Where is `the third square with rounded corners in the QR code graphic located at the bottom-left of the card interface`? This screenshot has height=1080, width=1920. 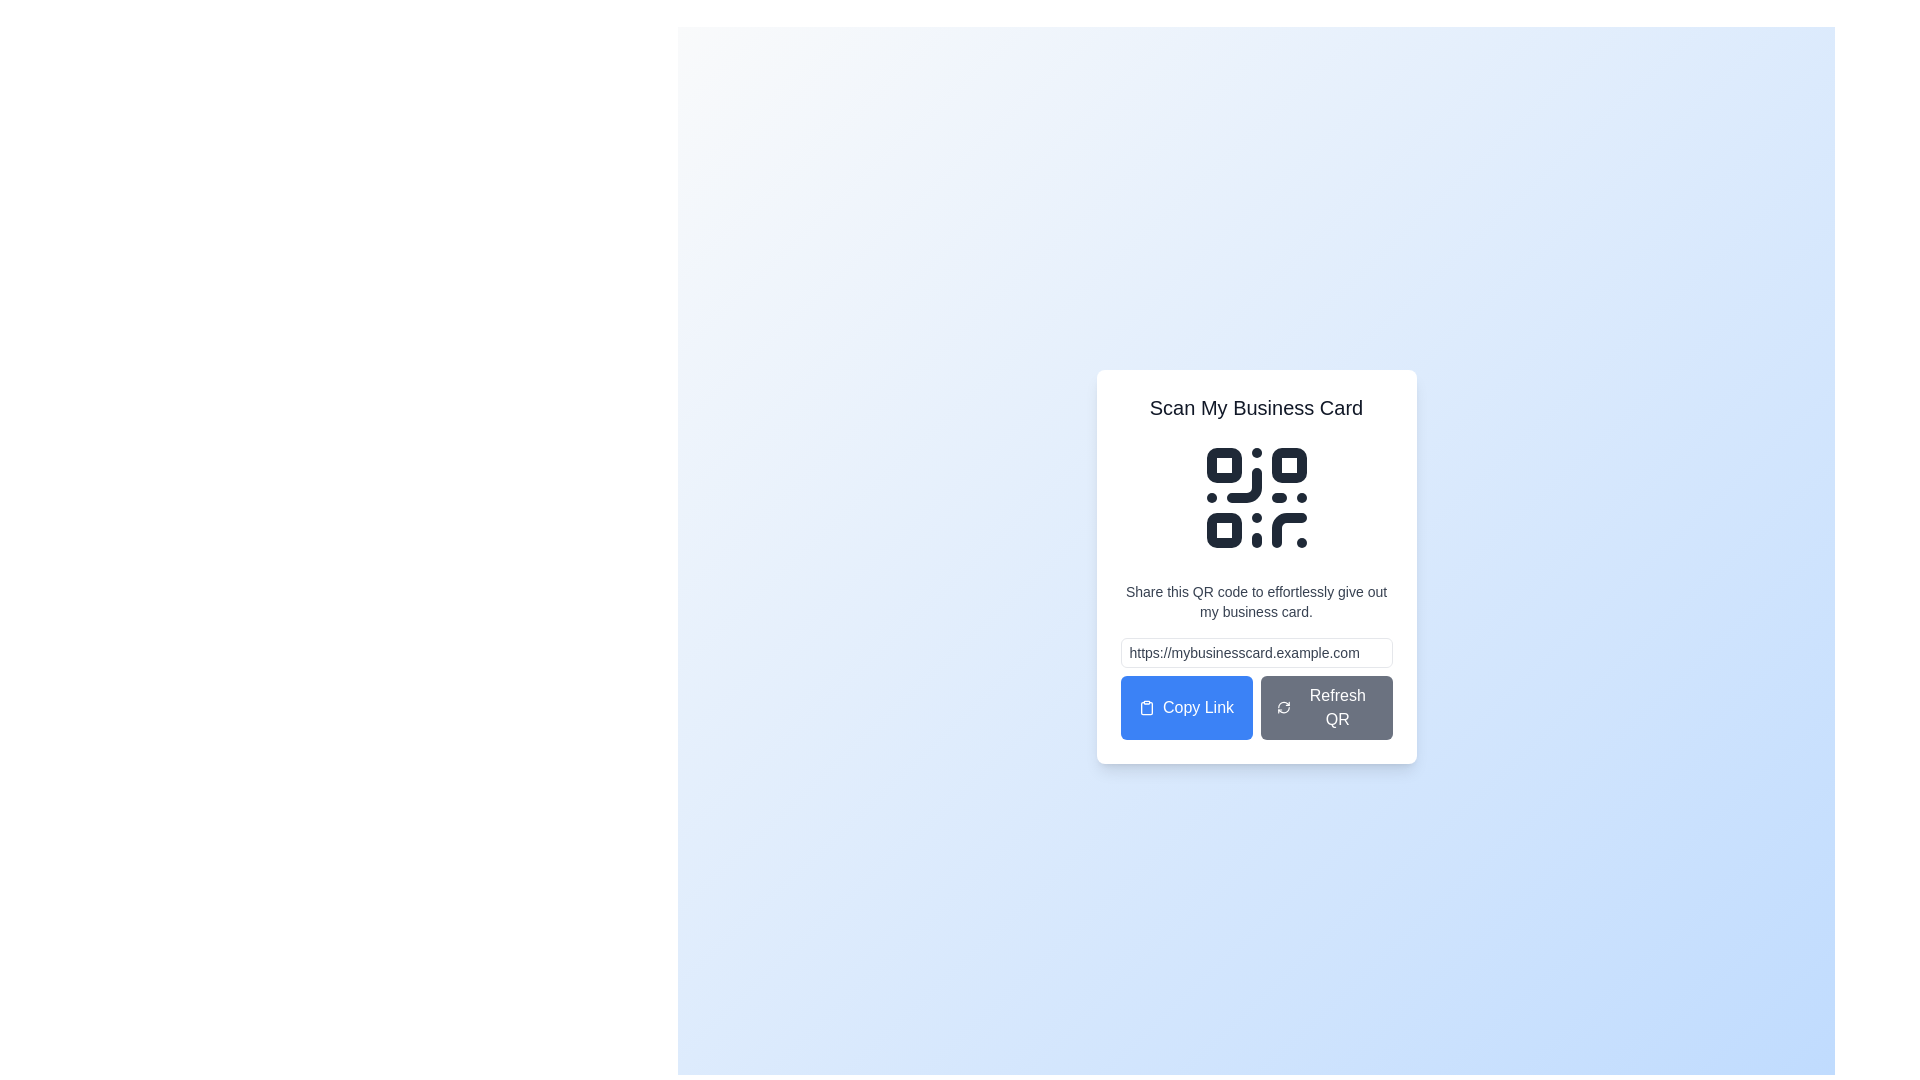
the third square with rounded corners in the QR code graphic located at the bottom-left of the card interface is located at coordinates (1223, 529).